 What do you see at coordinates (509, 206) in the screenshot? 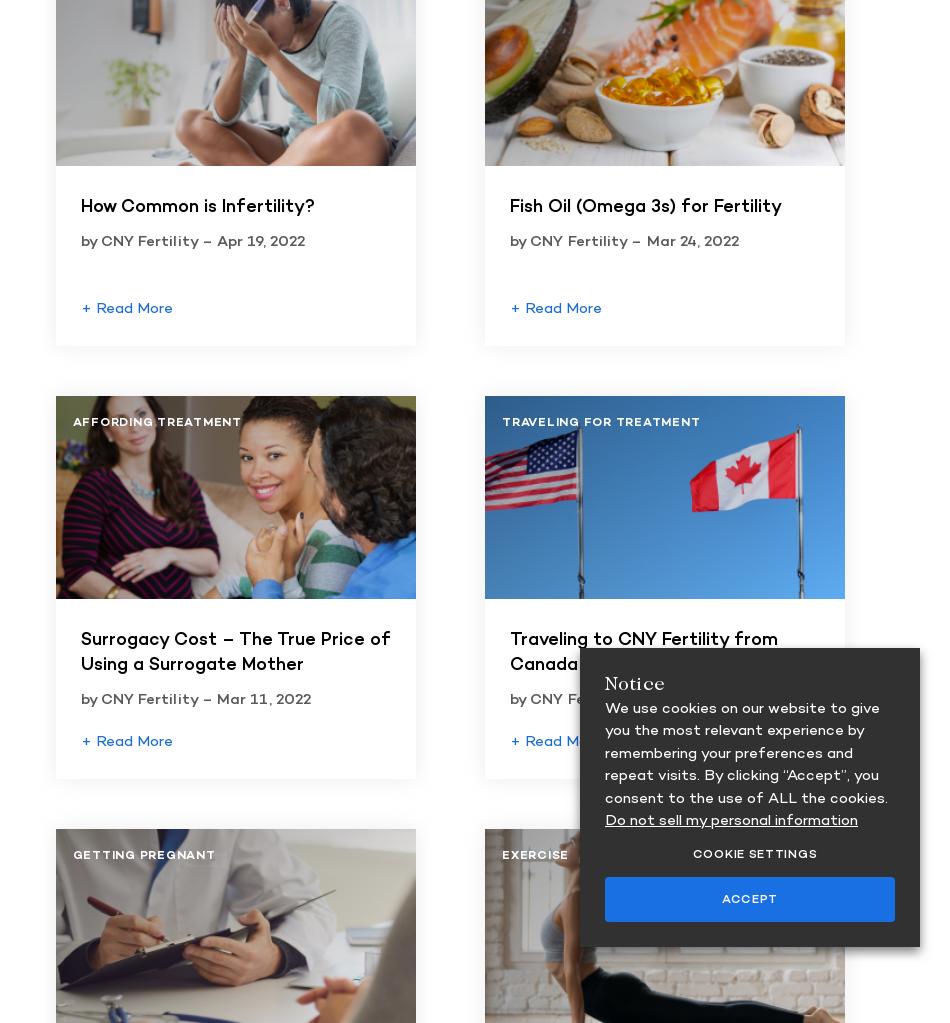
I see `'Fish Oil (Omega 3s) for Fertility'` at bounding box center [509, 206].